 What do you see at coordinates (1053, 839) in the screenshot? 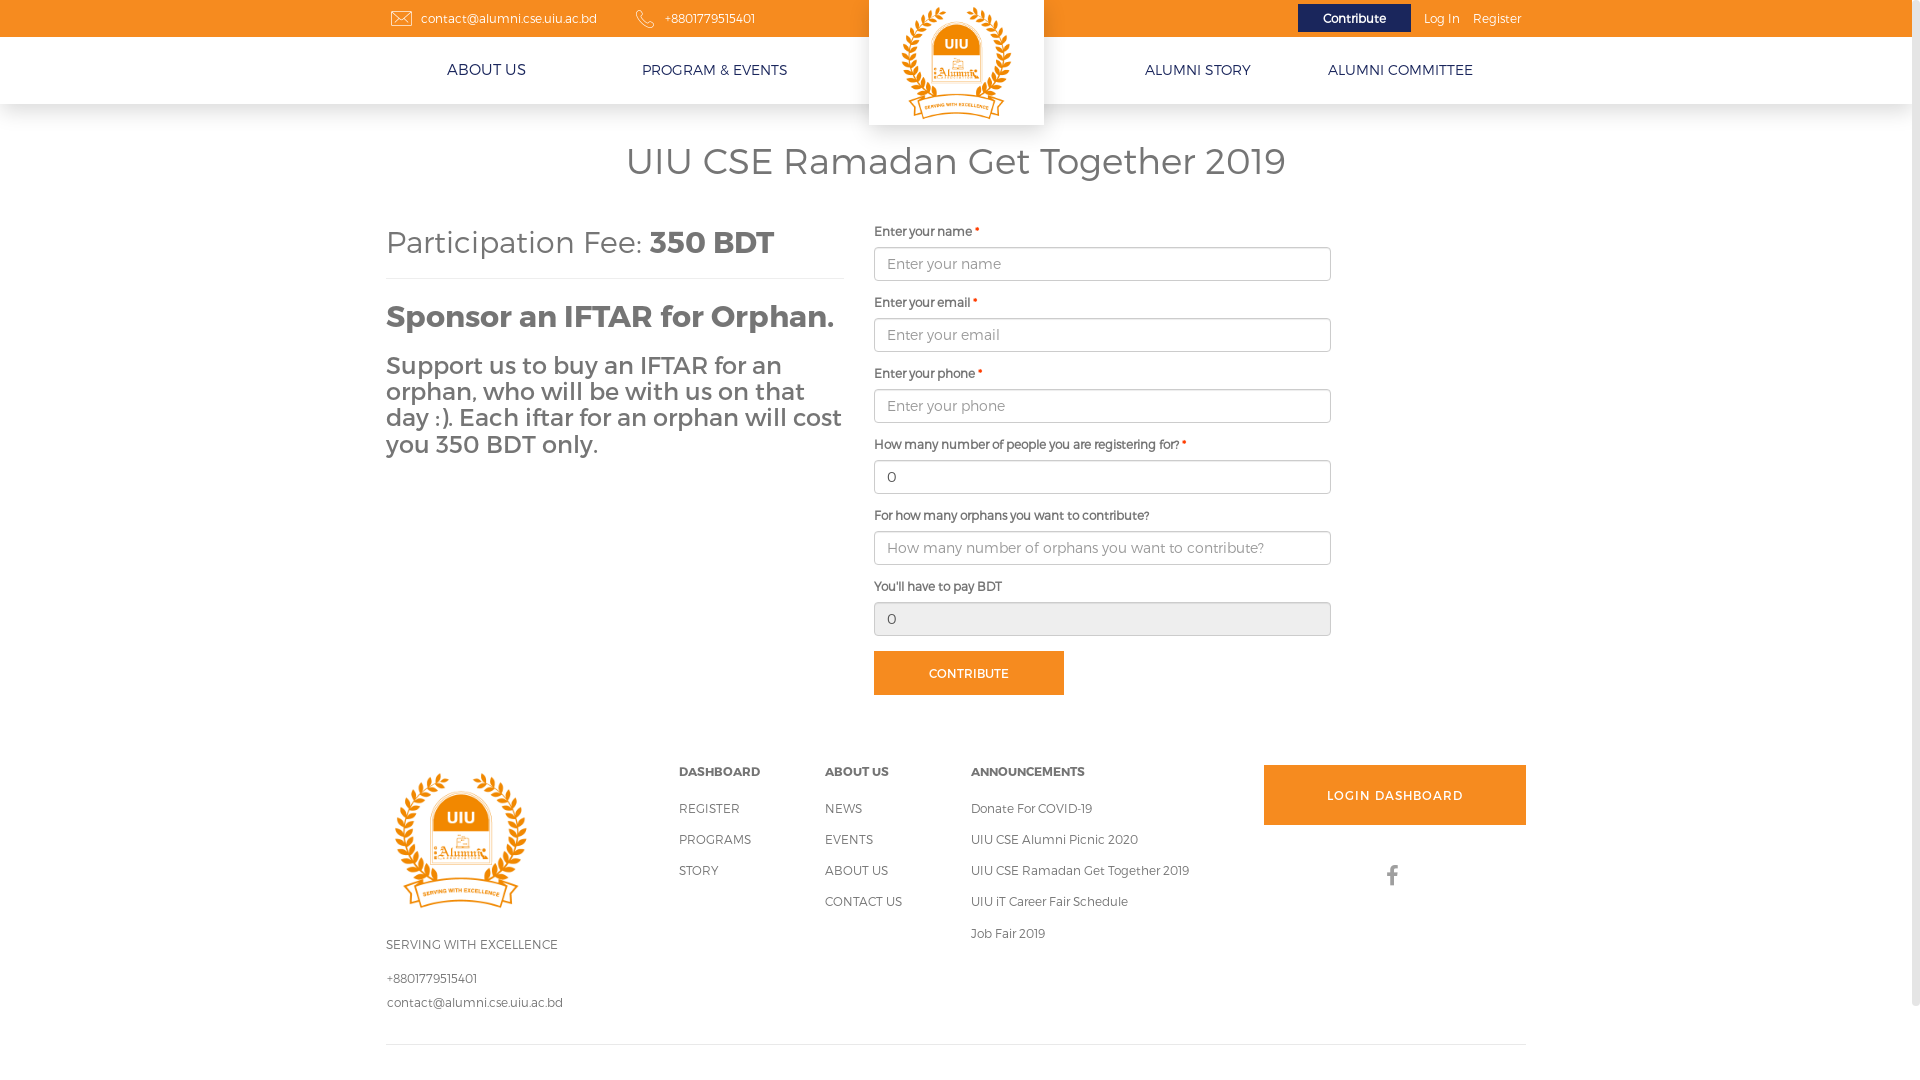
I see `'UIU CSE Alumni Picnic 2020'` at bounding box center [1053, 839].